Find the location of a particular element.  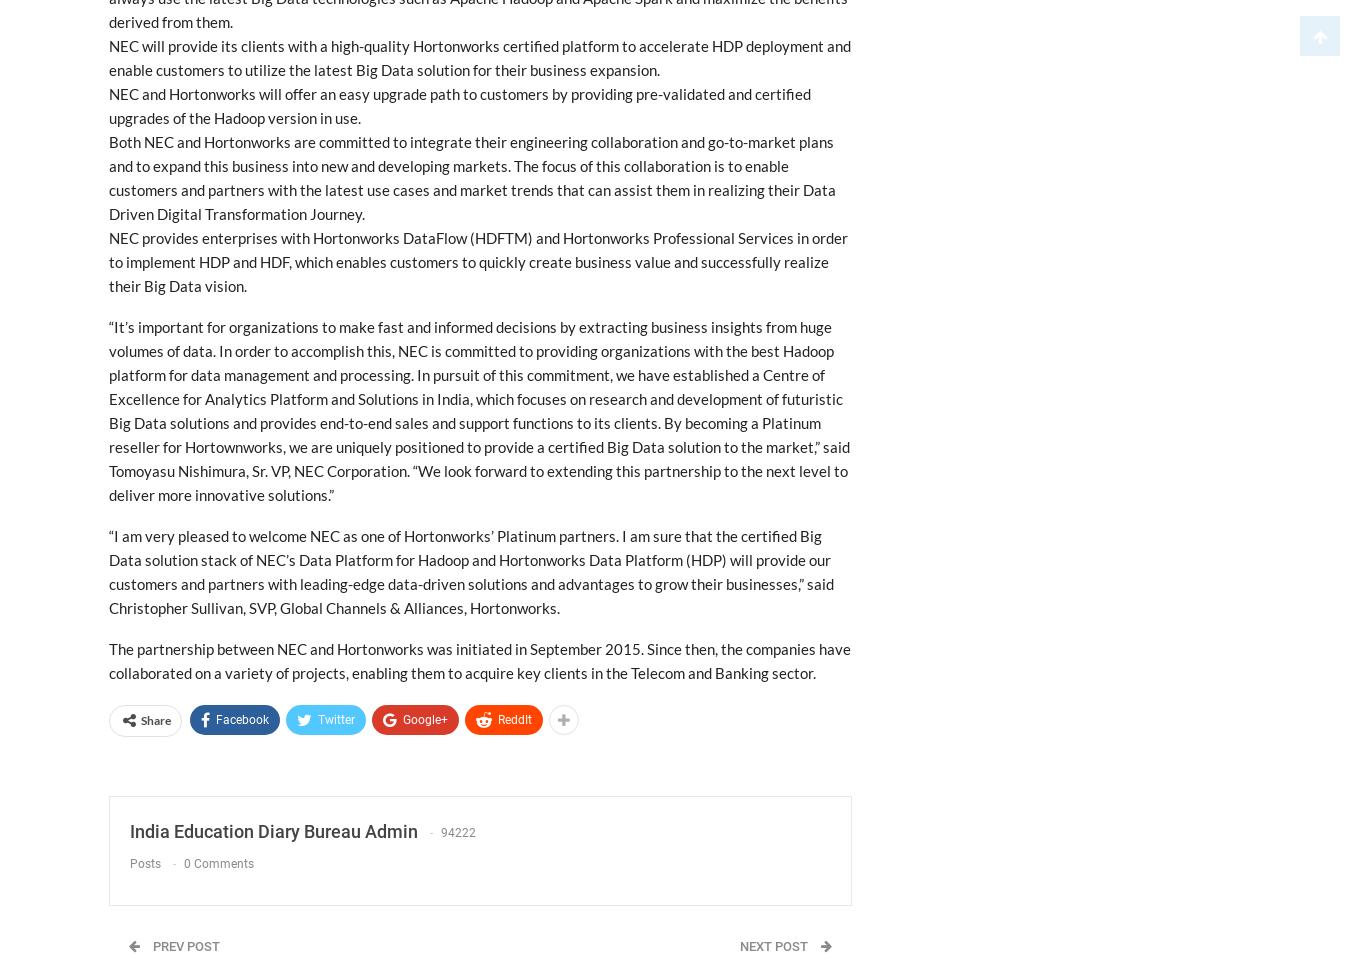

'Prev Post' is located at coordinates (184, 945).